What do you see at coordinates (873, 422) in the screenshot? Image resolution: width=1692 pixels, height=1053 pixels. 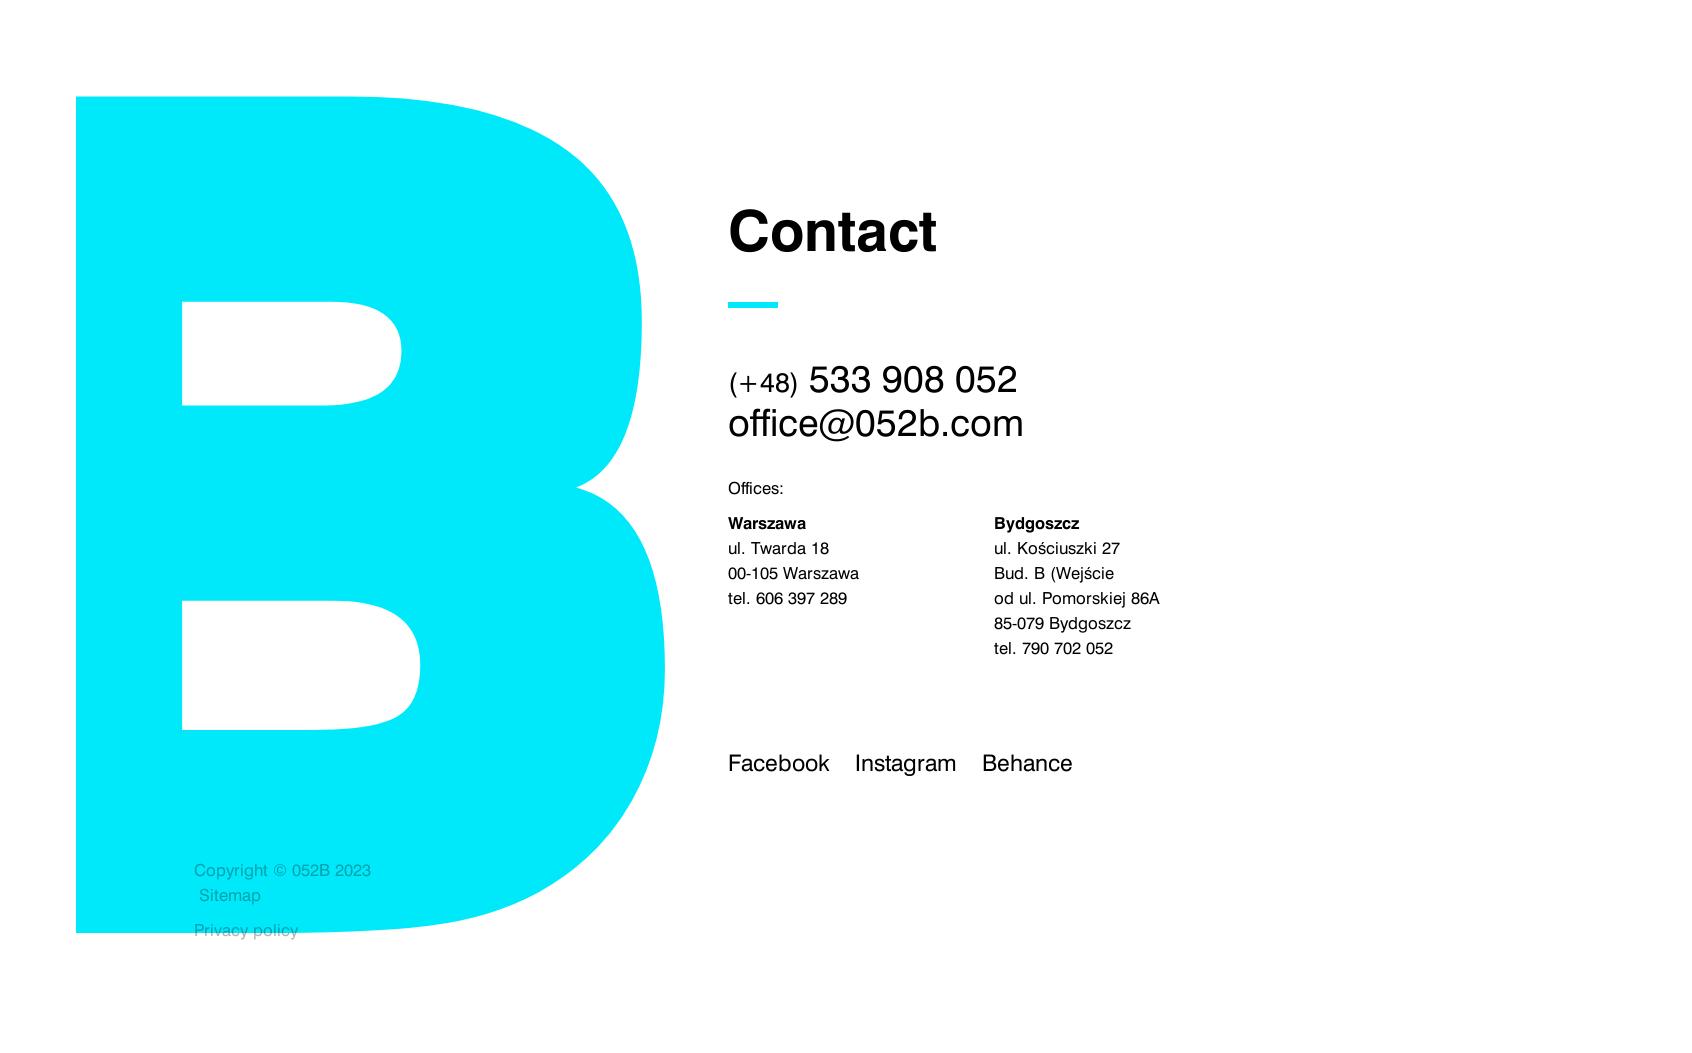 I see `'office@052b.com'` at bounding box center [873, 422].